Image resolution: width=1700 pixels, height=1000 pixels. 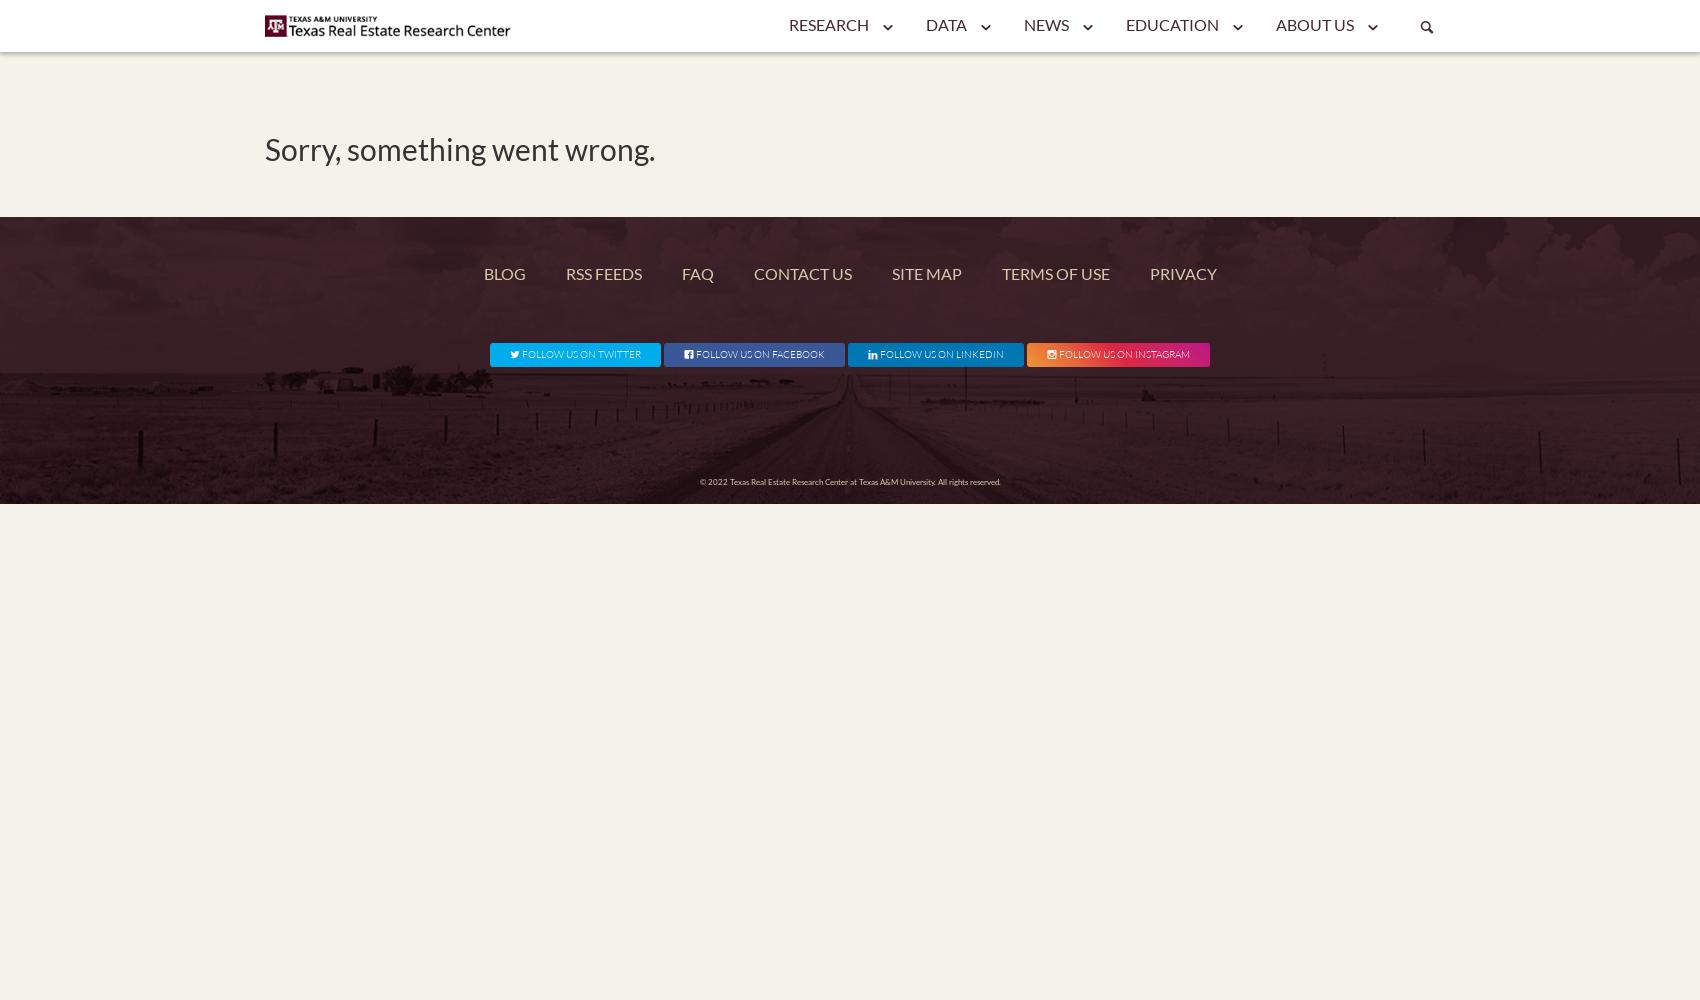 What do you see at coordinates (925, 273) in the screenshot?
I see `'Site Map'` at bounding box center [925, 273].